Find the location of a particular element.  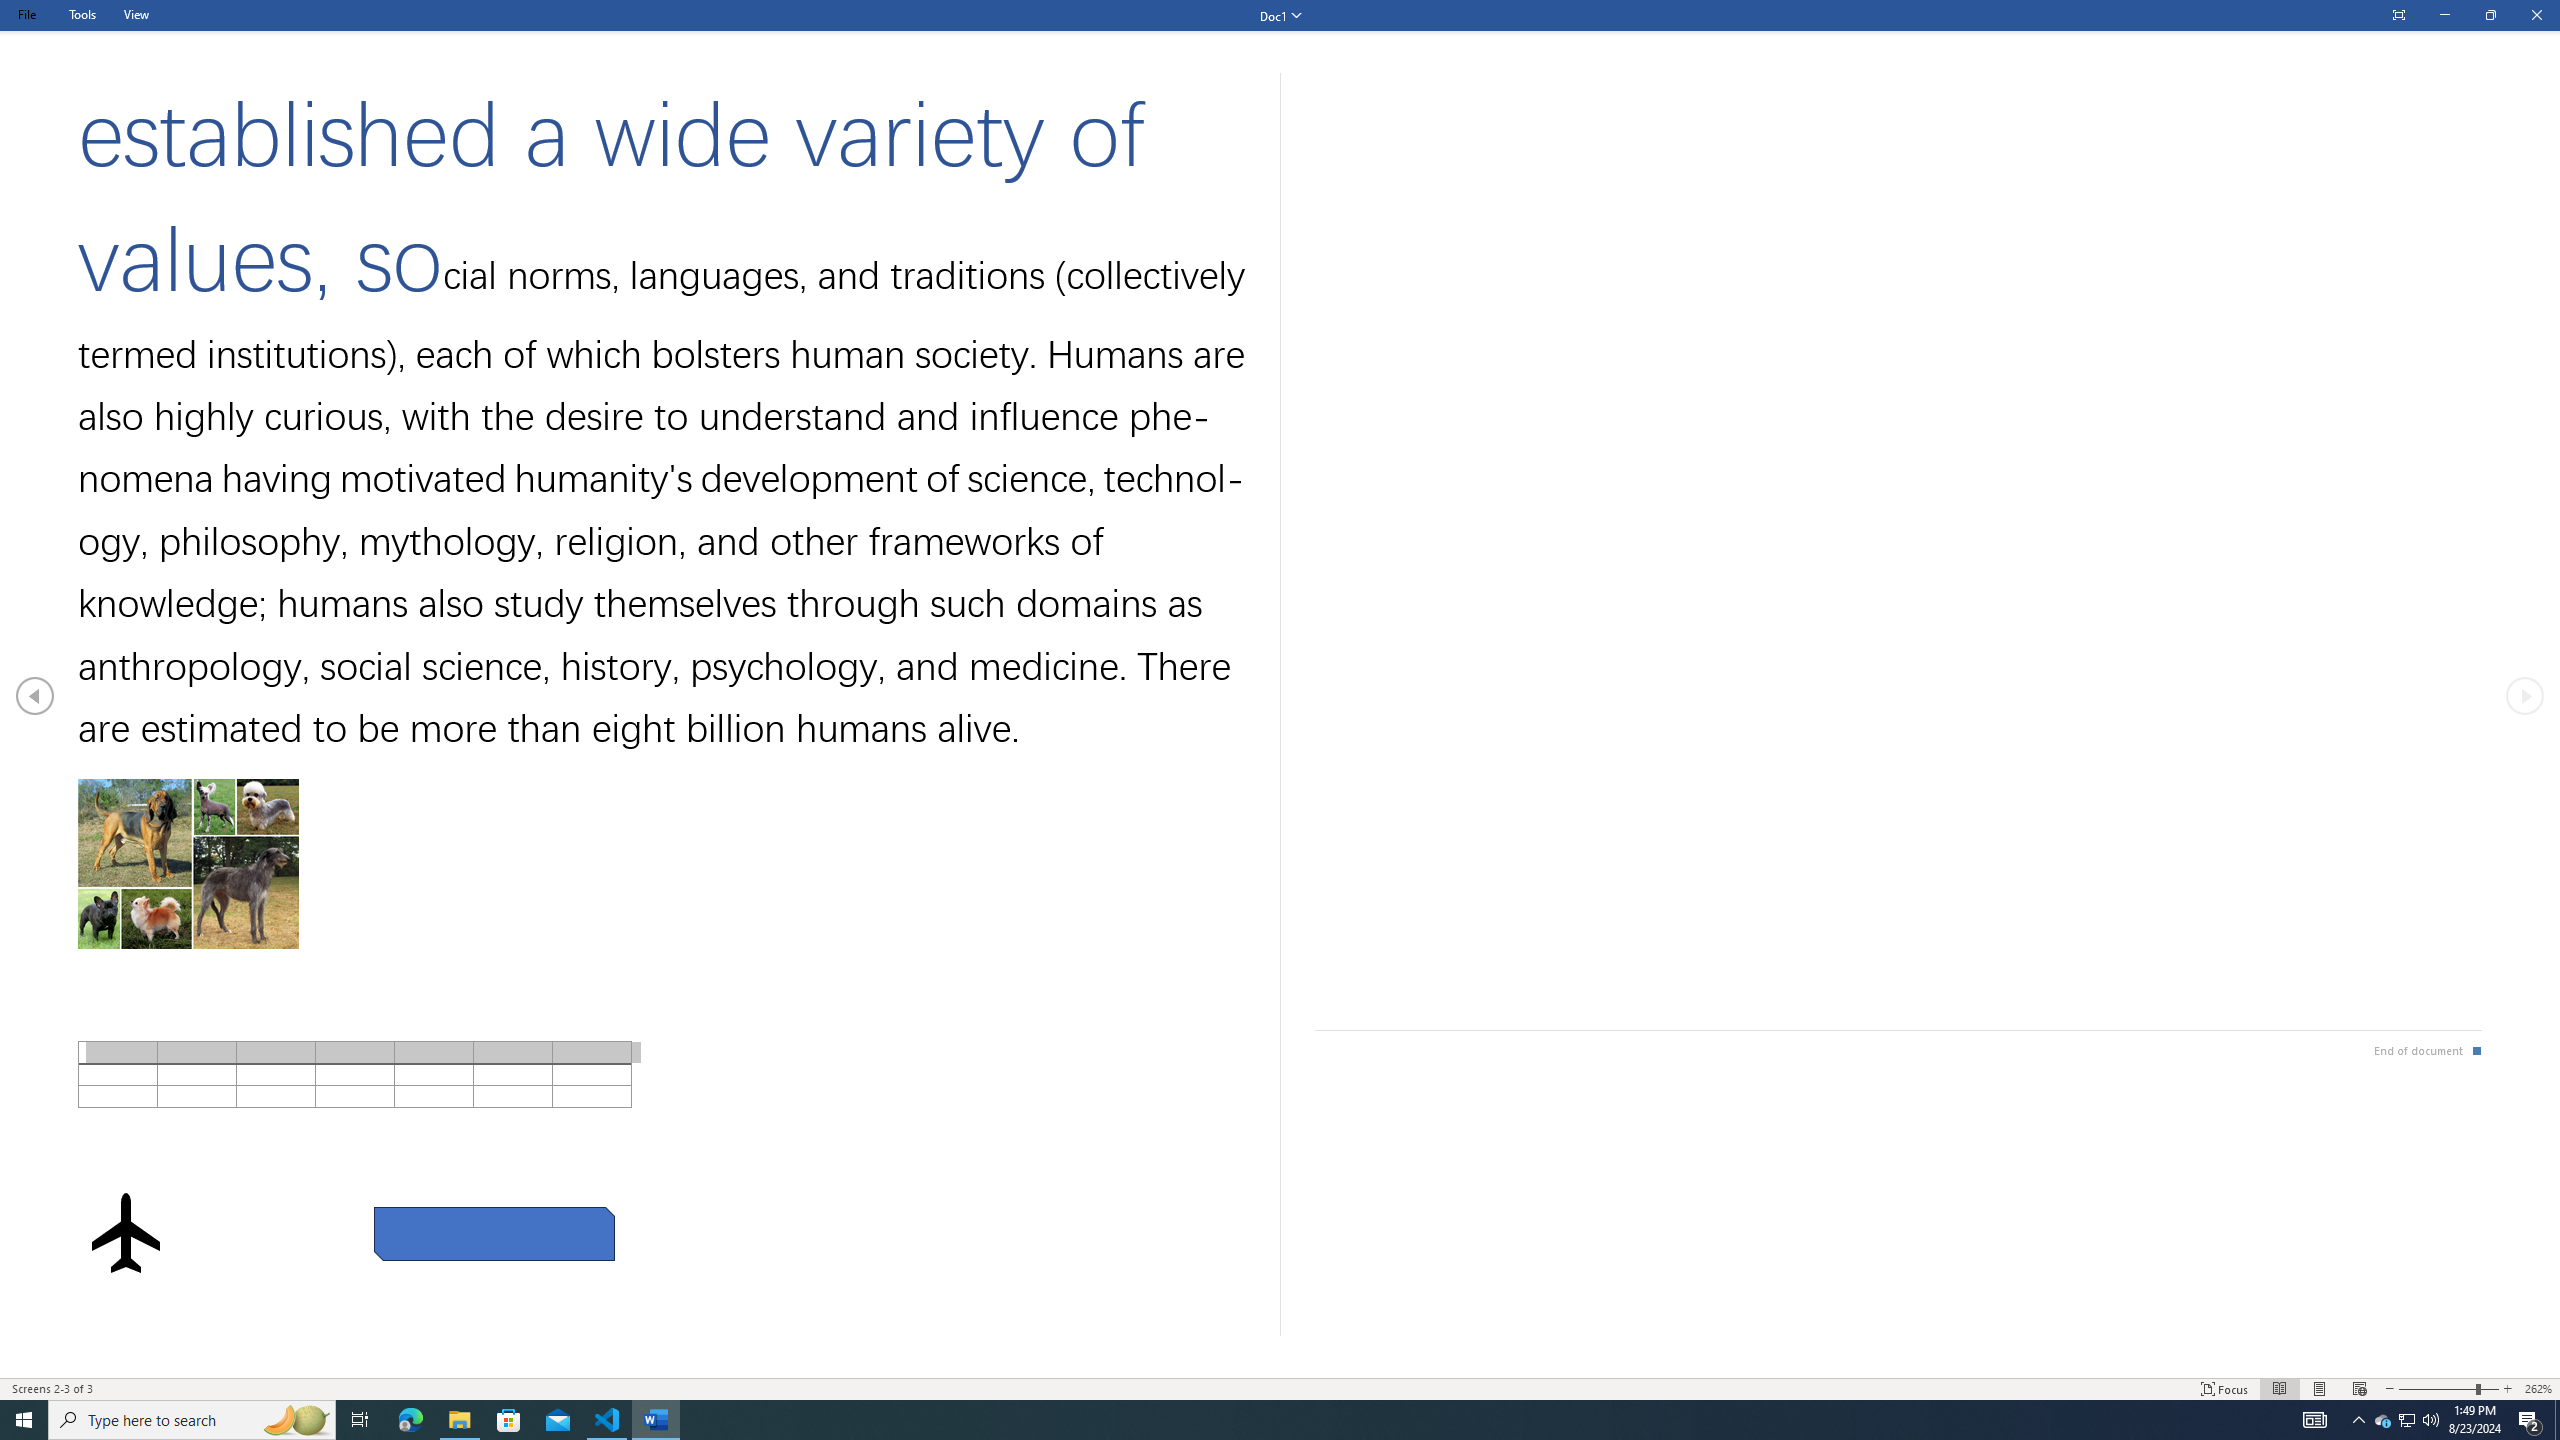

'File Tab' is located at coordinates (25, 14).